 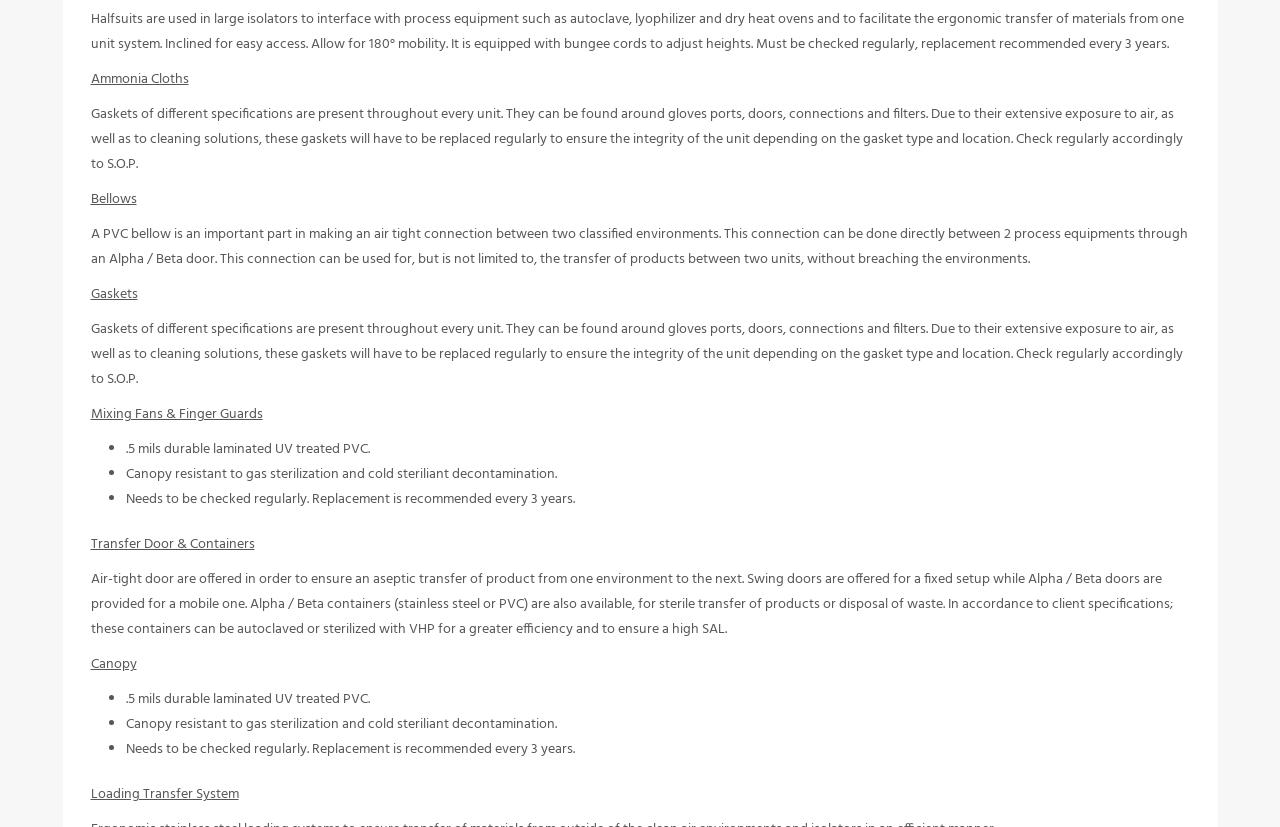 I want to click on 'Bellows', so click(x=112, y=213).